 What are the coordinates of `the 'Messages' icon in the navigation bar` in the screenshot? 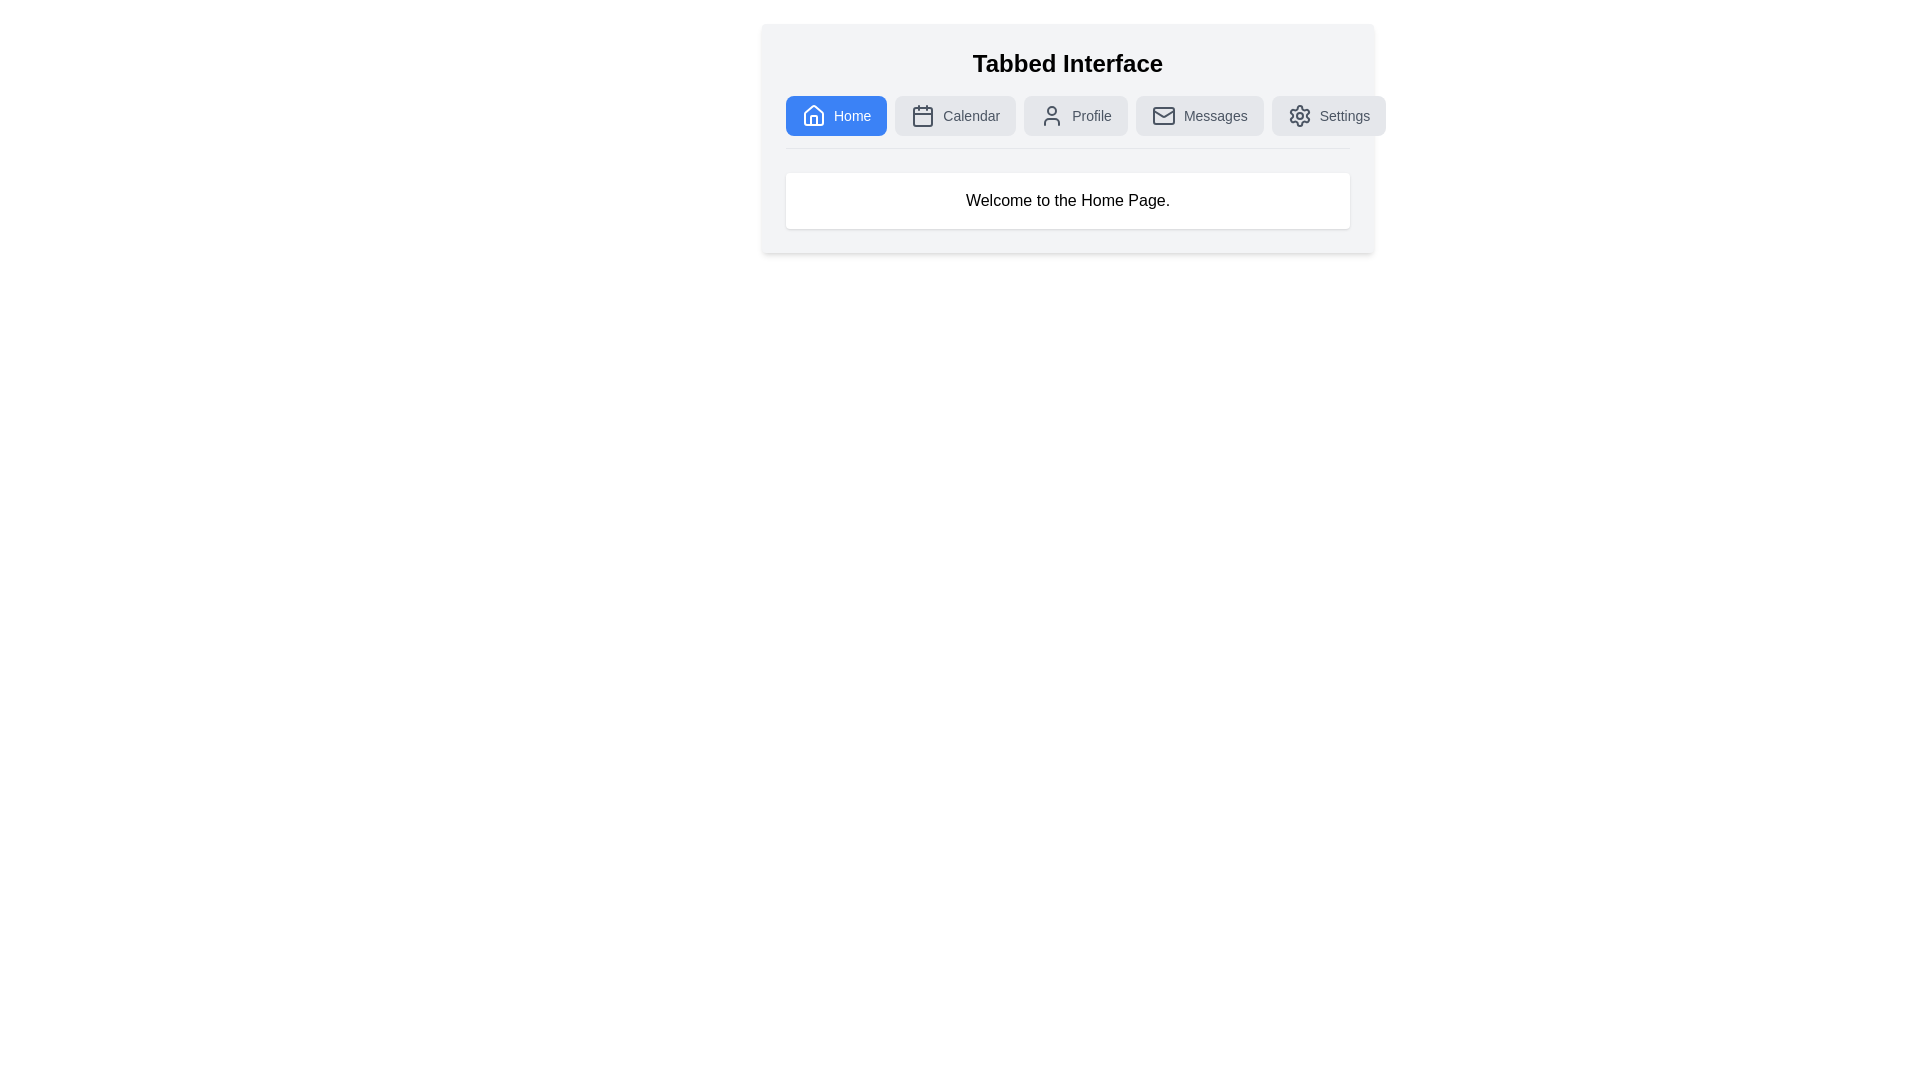 It's located at (1163, 115).